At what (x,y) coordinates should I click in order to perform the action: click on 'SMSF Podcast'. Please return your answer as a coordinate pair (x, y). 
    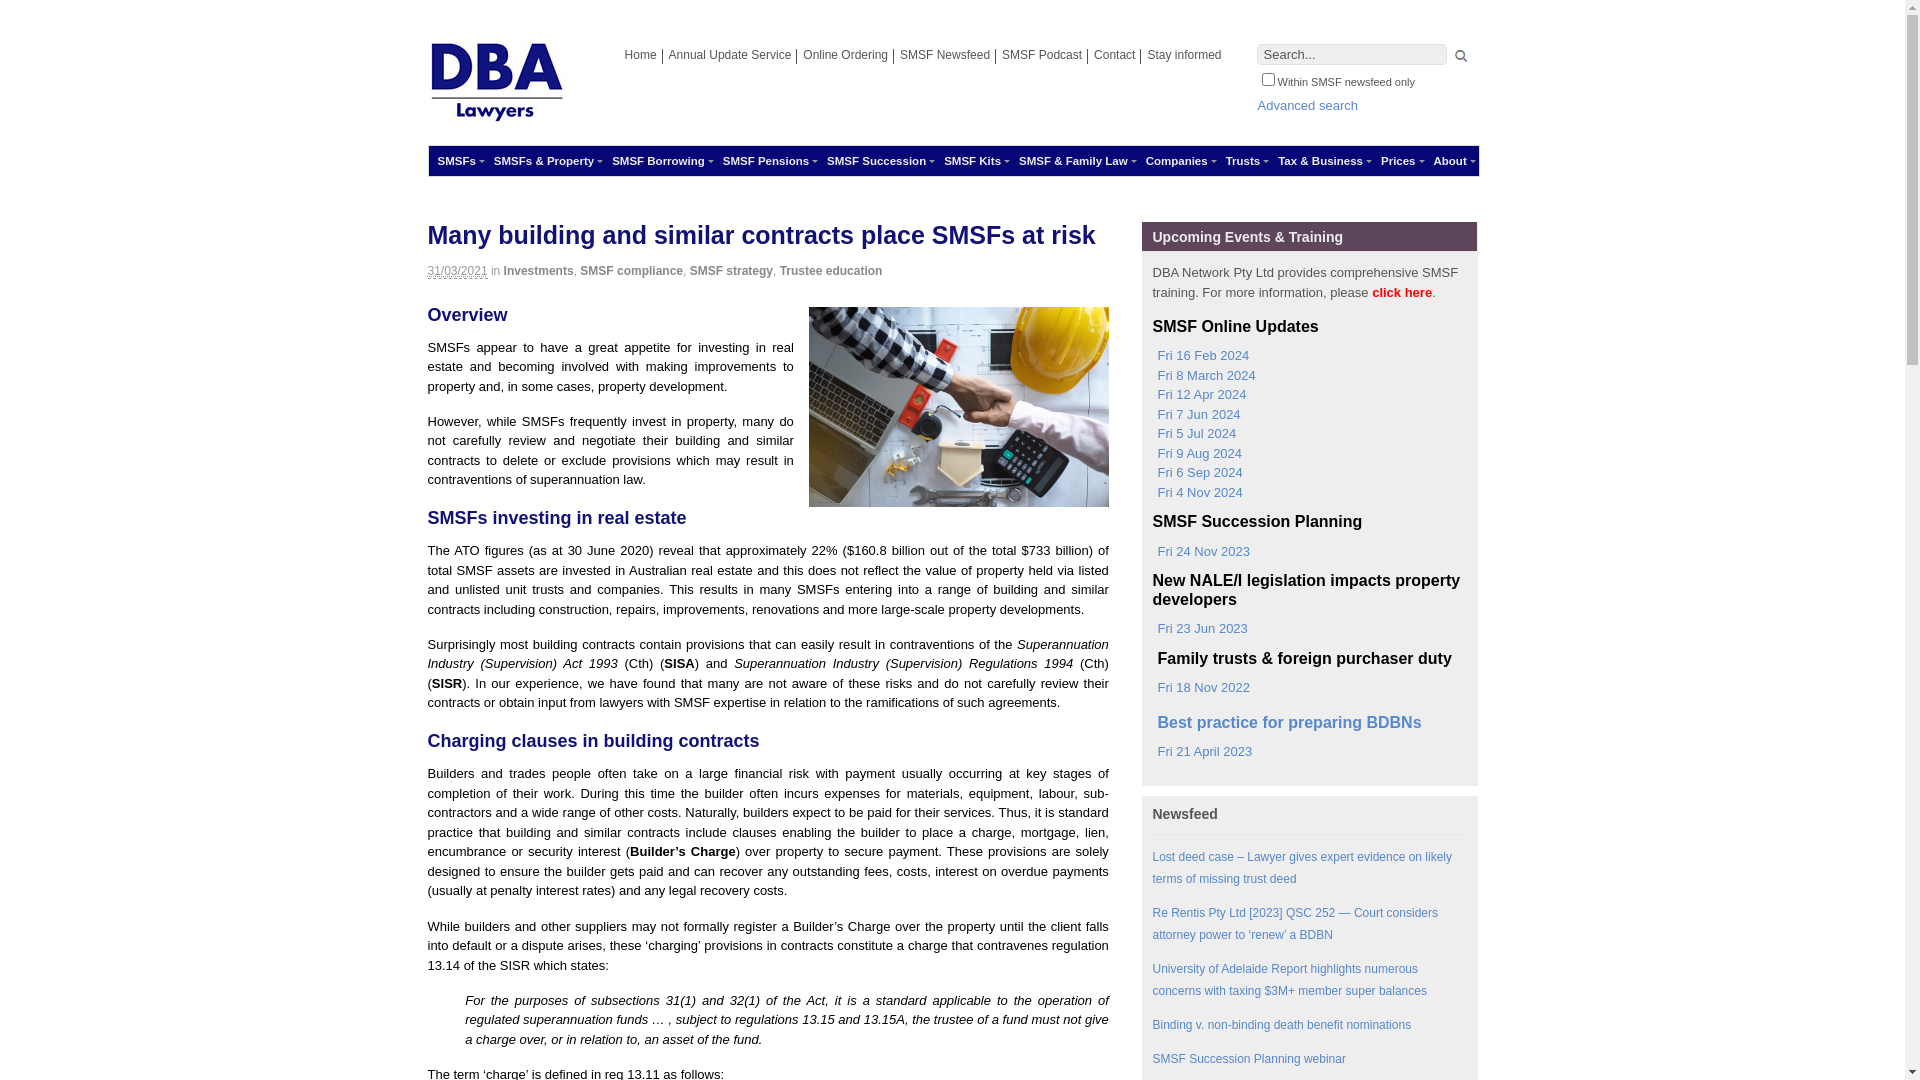
    Looking at the image, I should click on (1040, 54).